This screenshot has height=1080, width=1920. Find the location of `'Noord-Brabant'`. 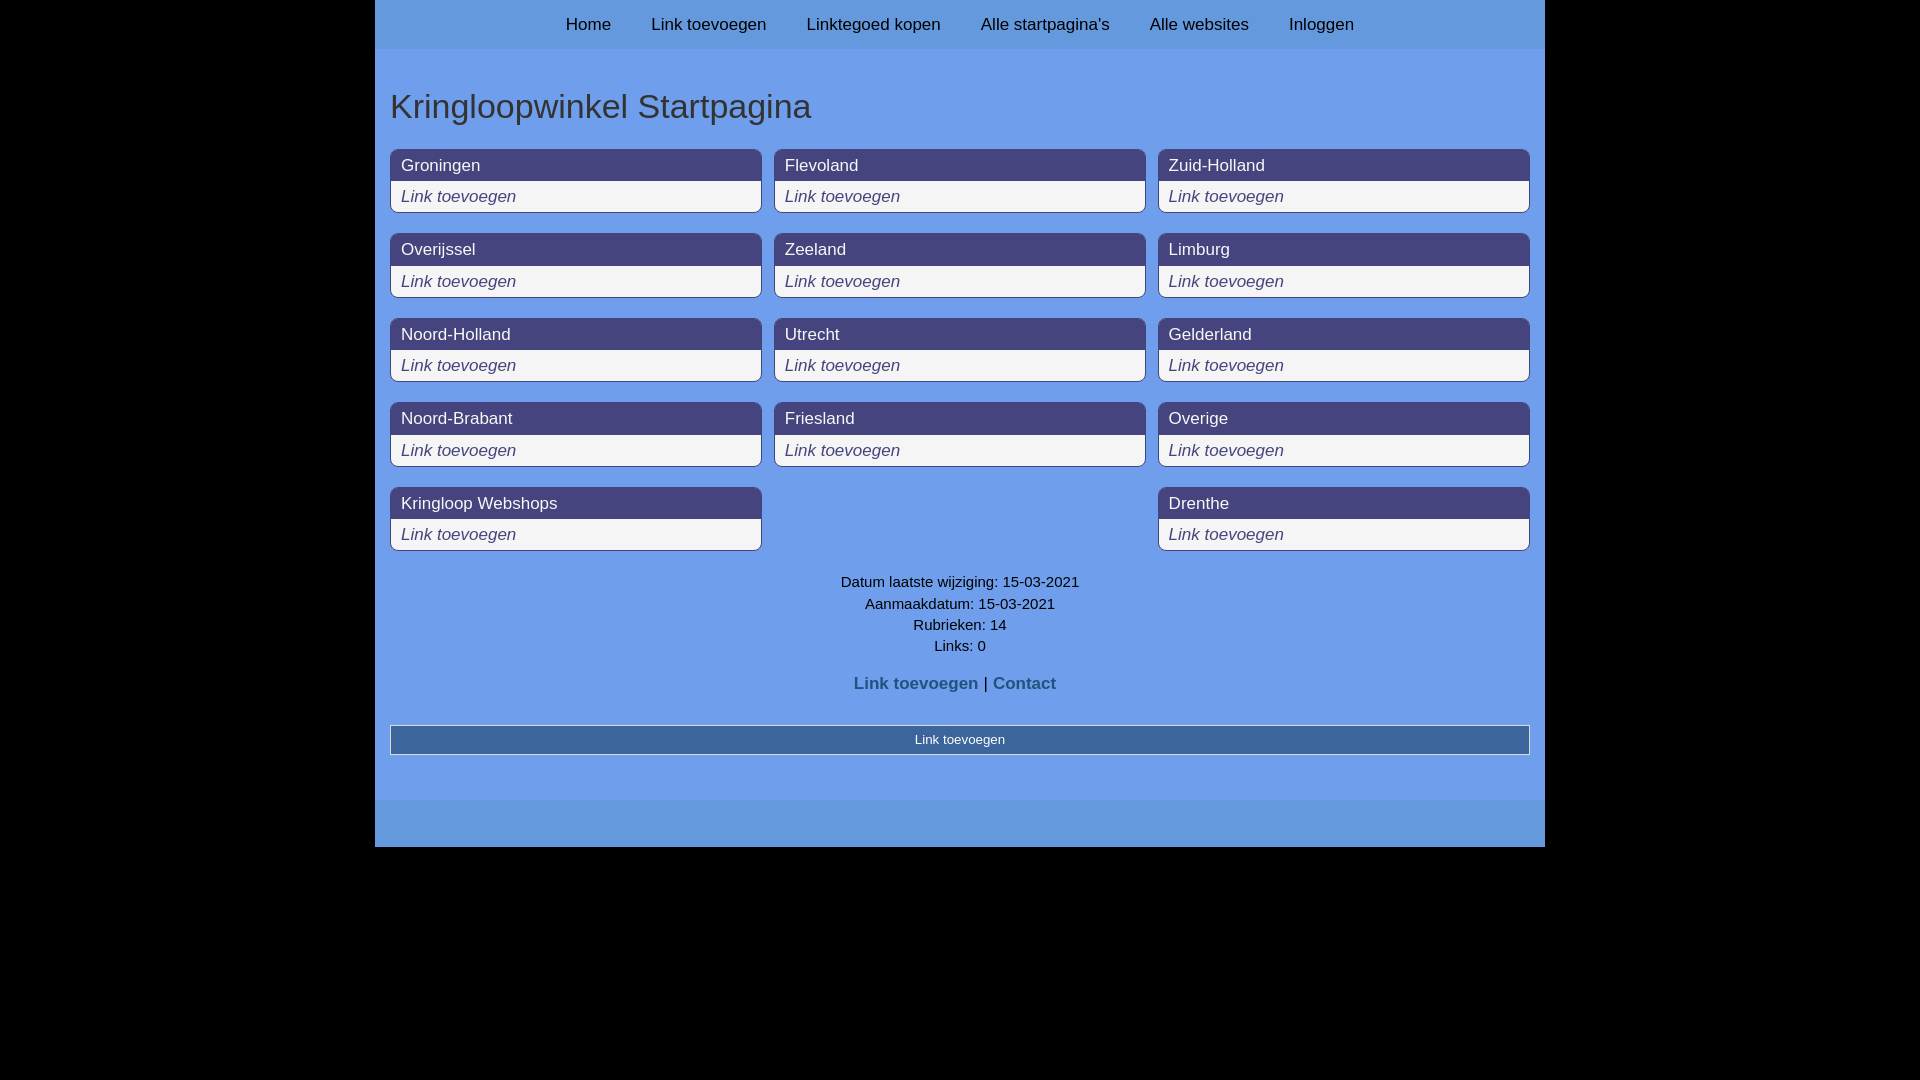

'Noord-Brabant' is located at coordinates (455, 417).